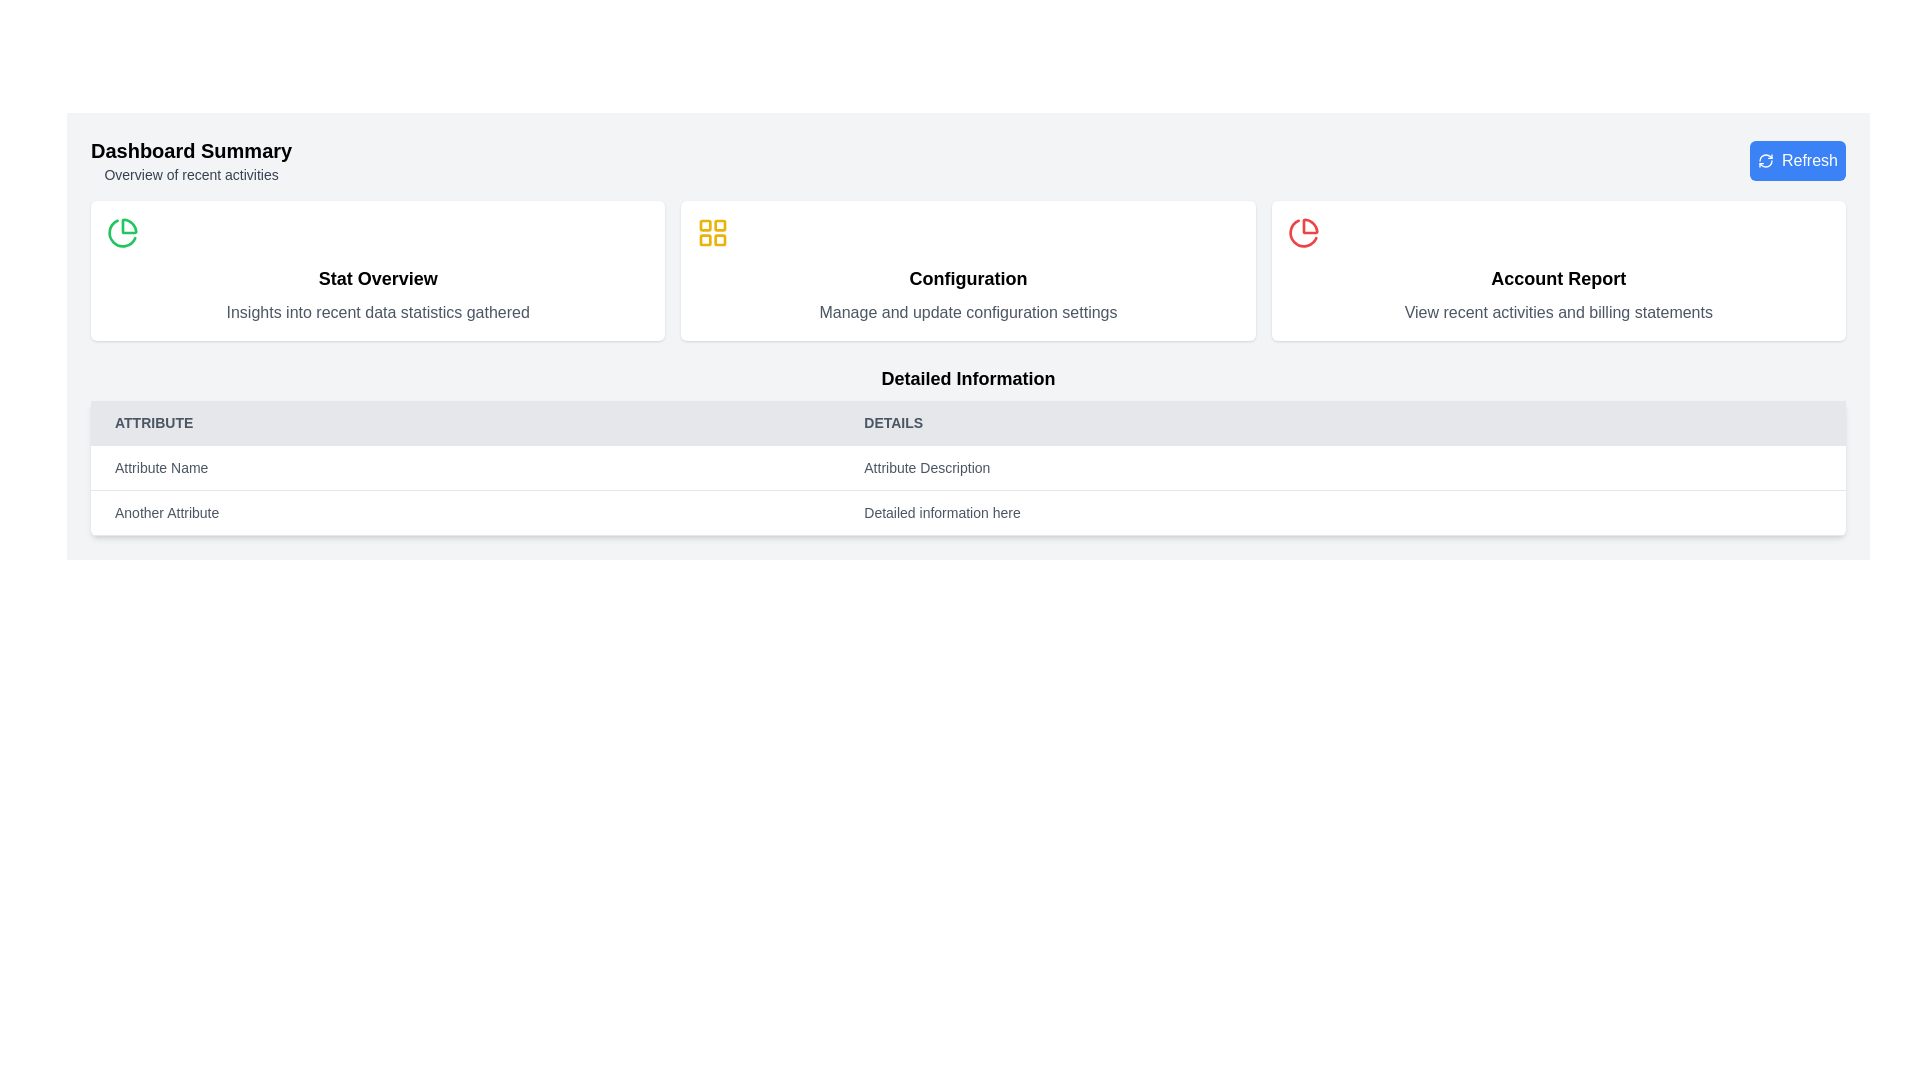 The height and width of the screenshot is (1080, 1920). What do you see at coordinates (1797, 160) in the screenshot?
I see `the refresh button located in the top-right corner of the dashboard` at bounding box center [1797, 160].